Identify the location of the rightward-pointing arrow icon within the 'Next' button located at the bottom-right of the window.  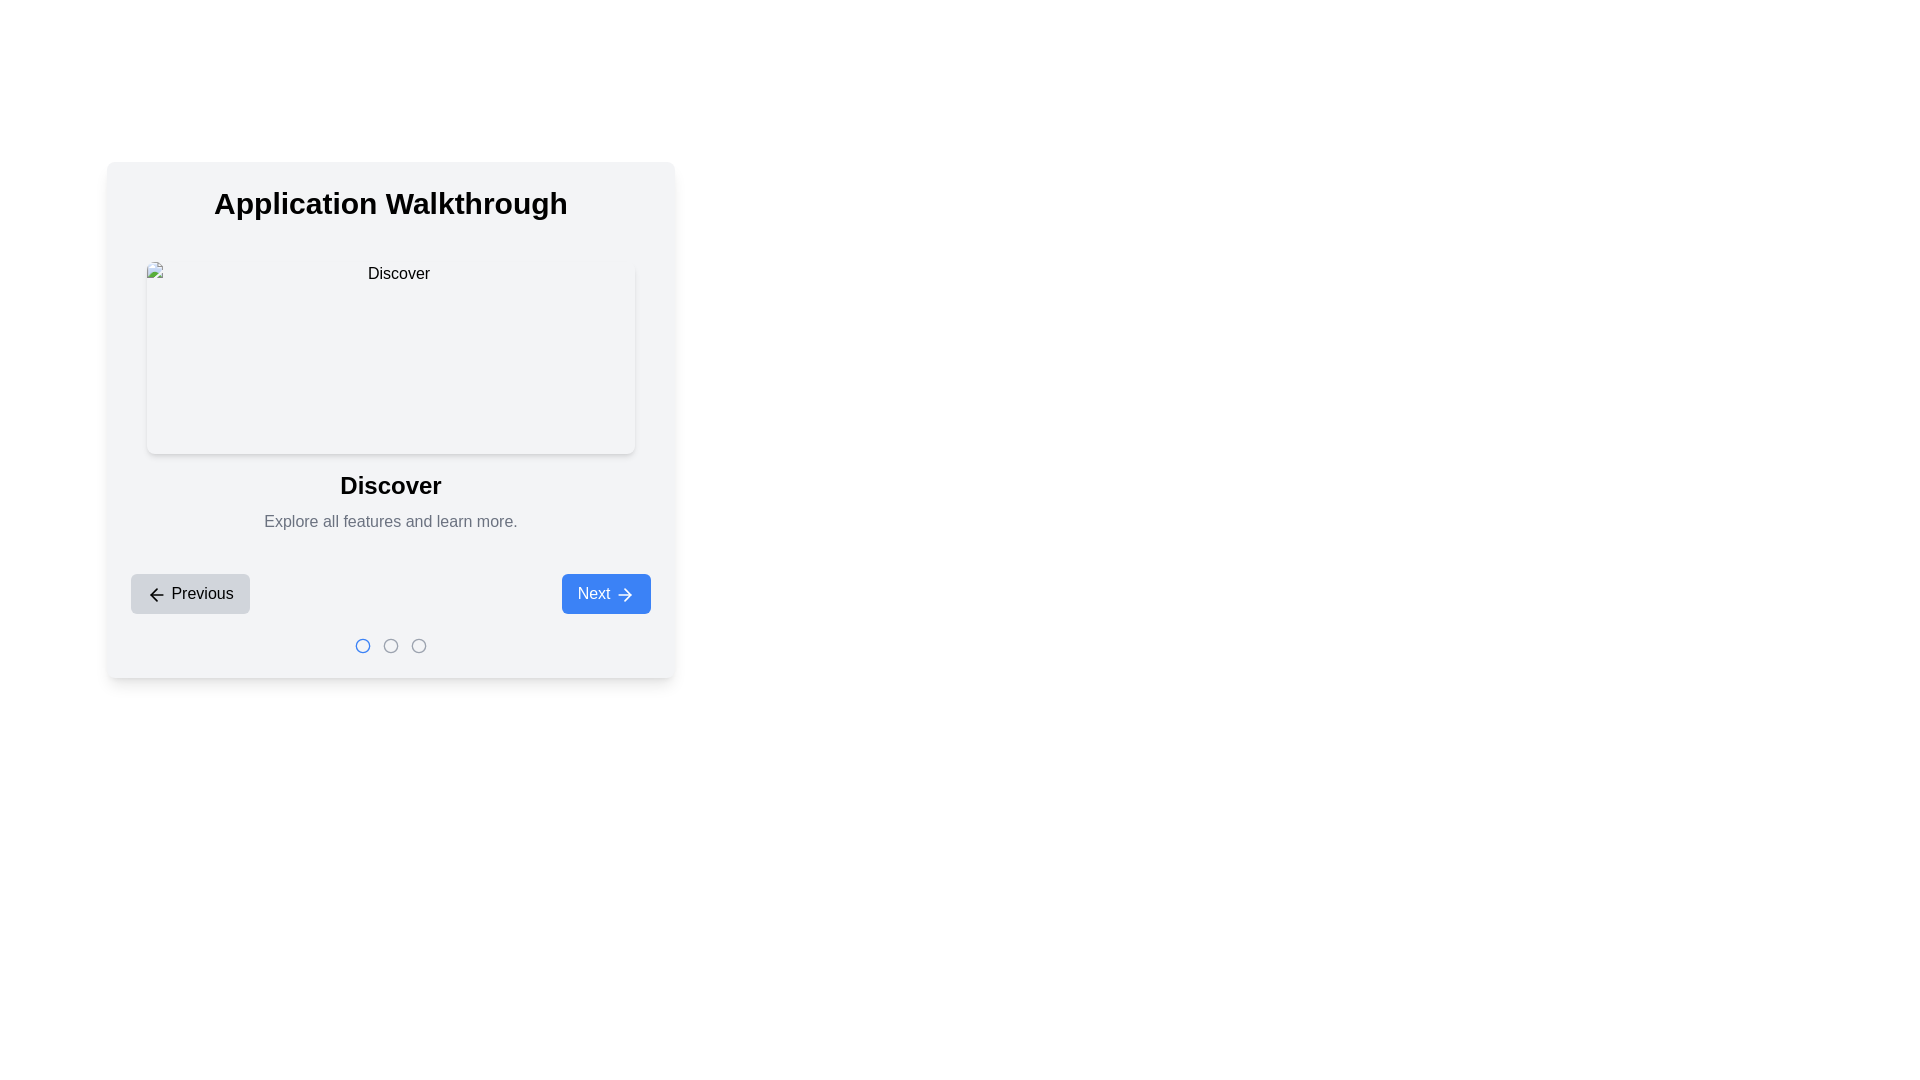
(626, 593).